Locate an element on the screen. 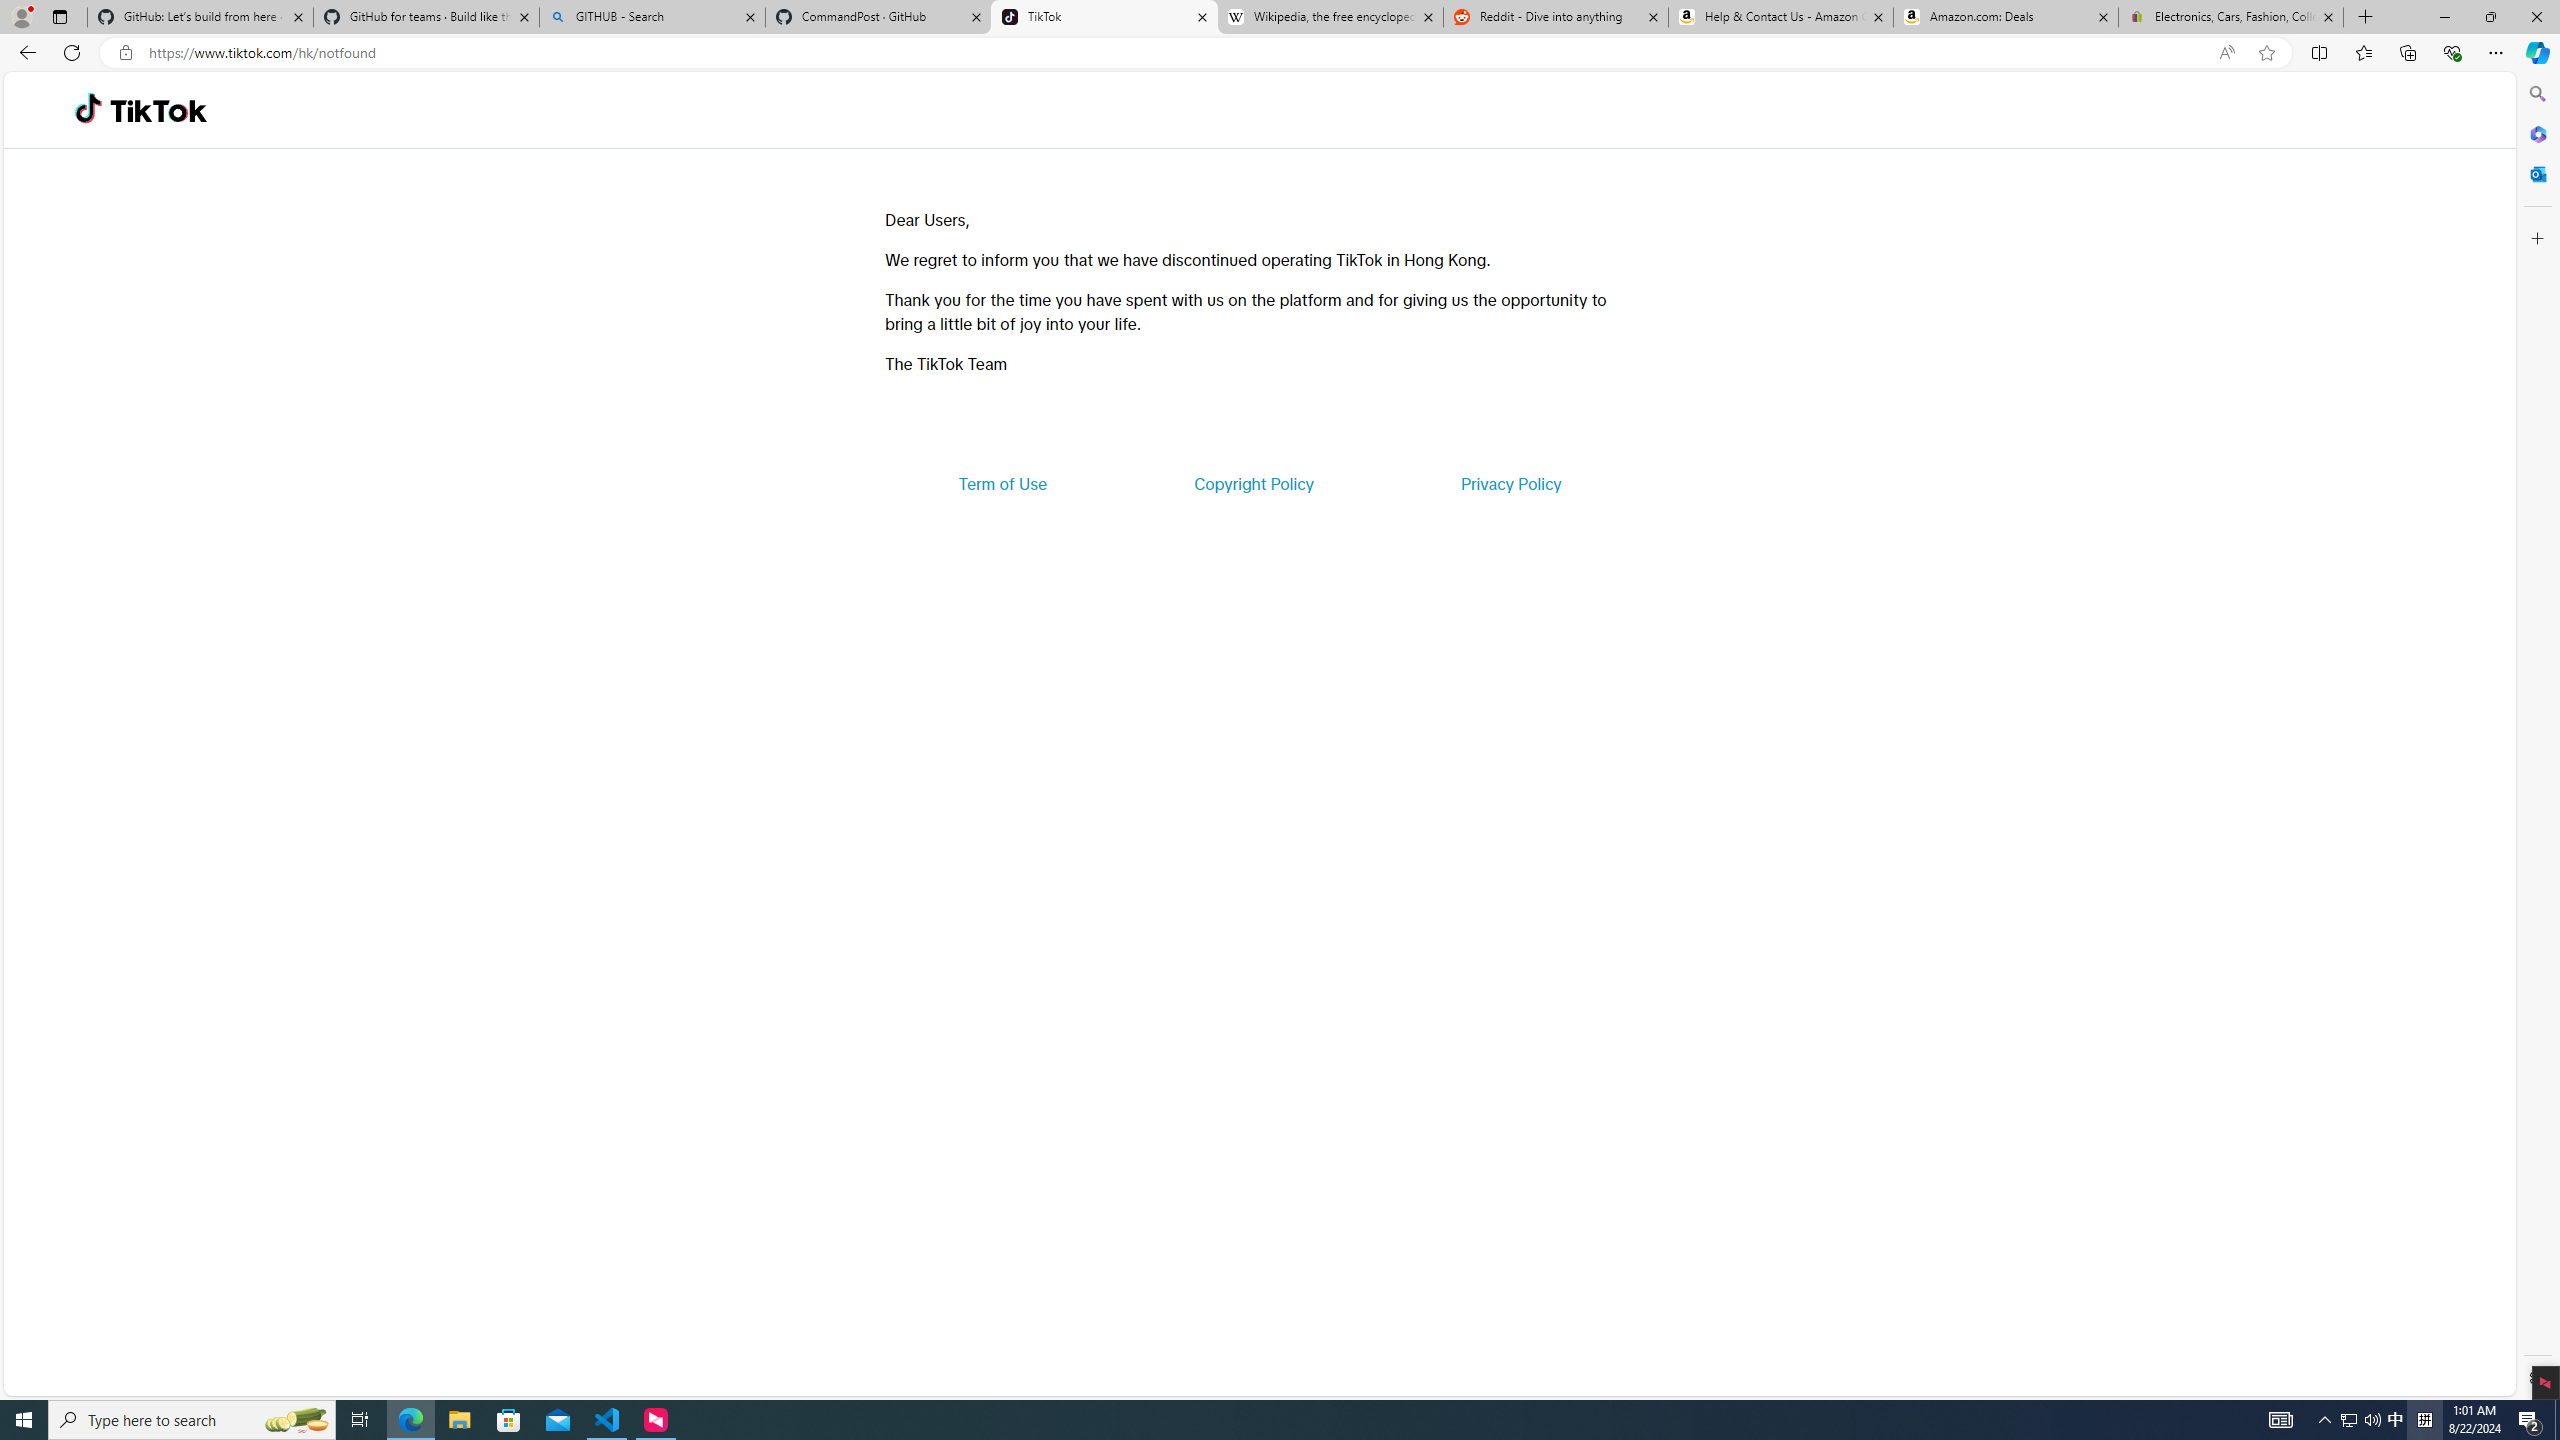  'Term of Use' is located at coordinates (1002, 482).